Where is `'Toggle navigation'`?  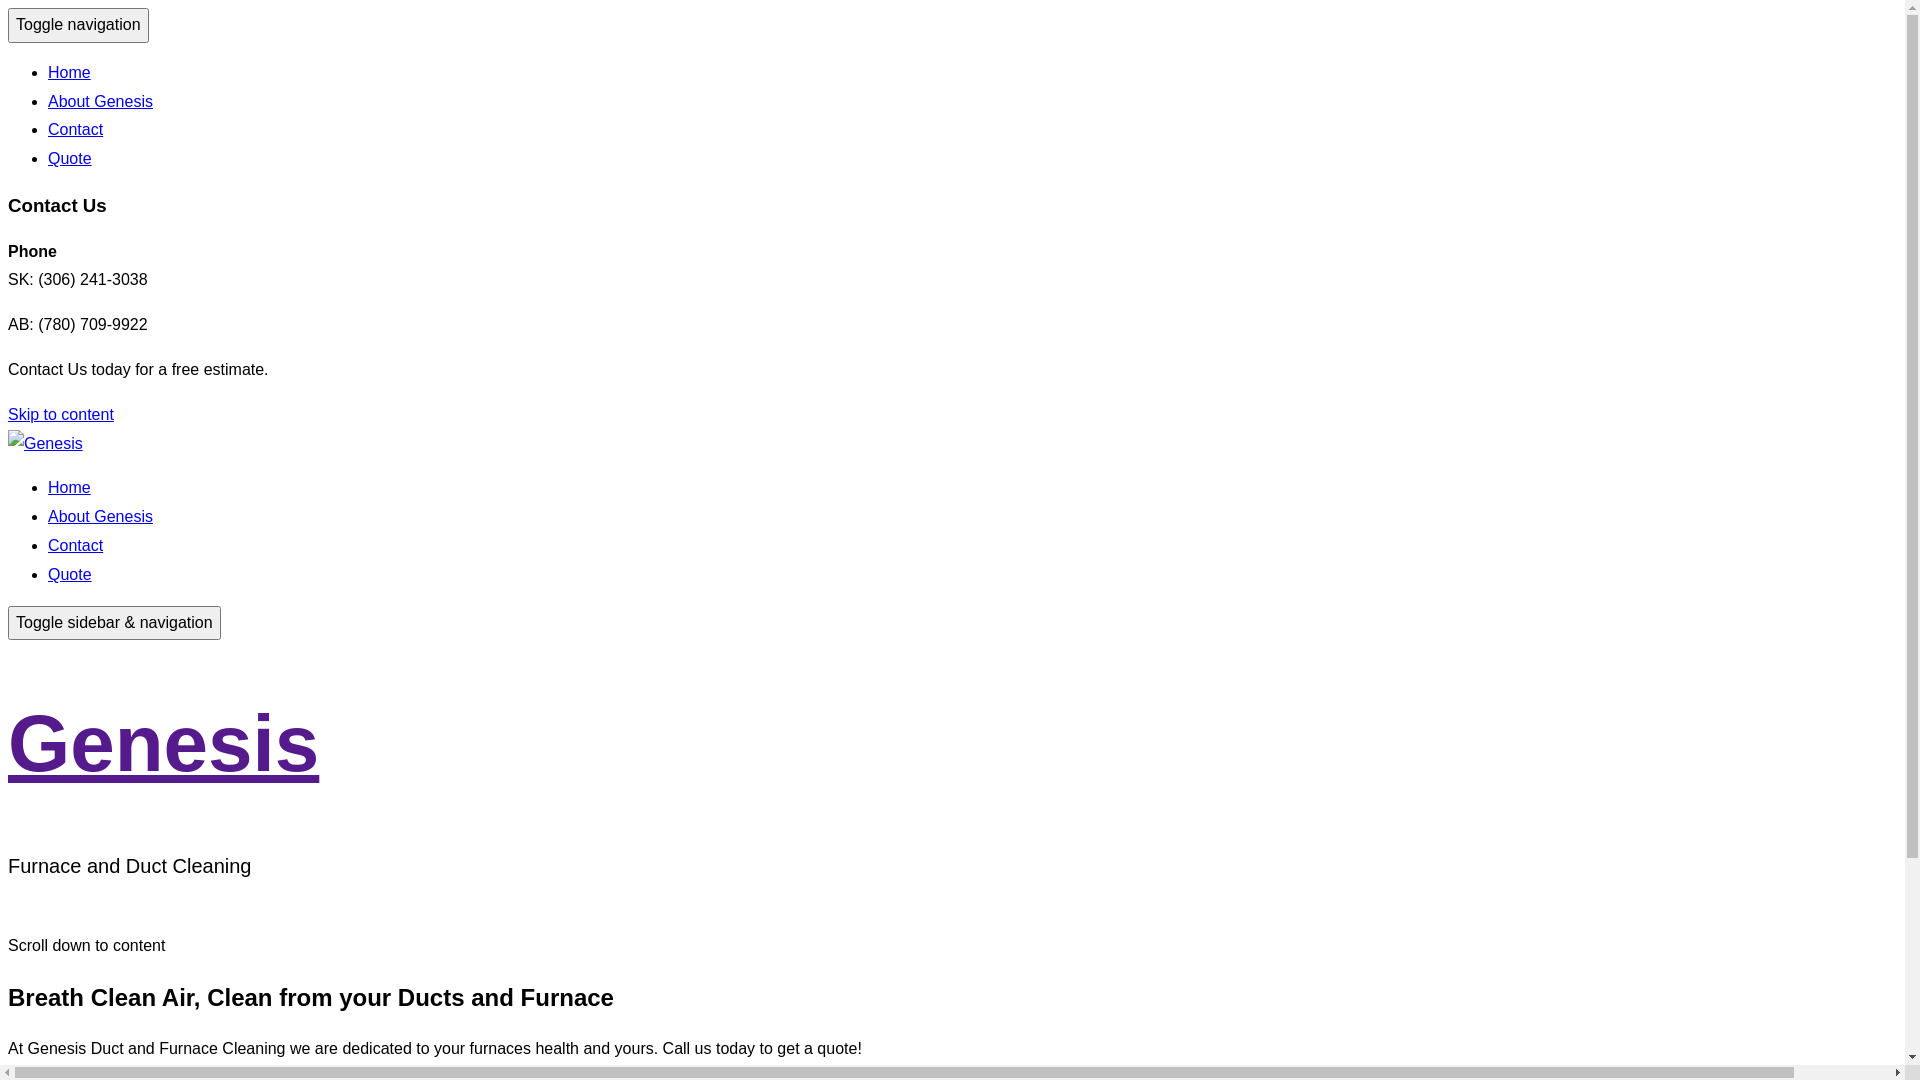
'Toggle navigation' is located at coordinates (78, 25).